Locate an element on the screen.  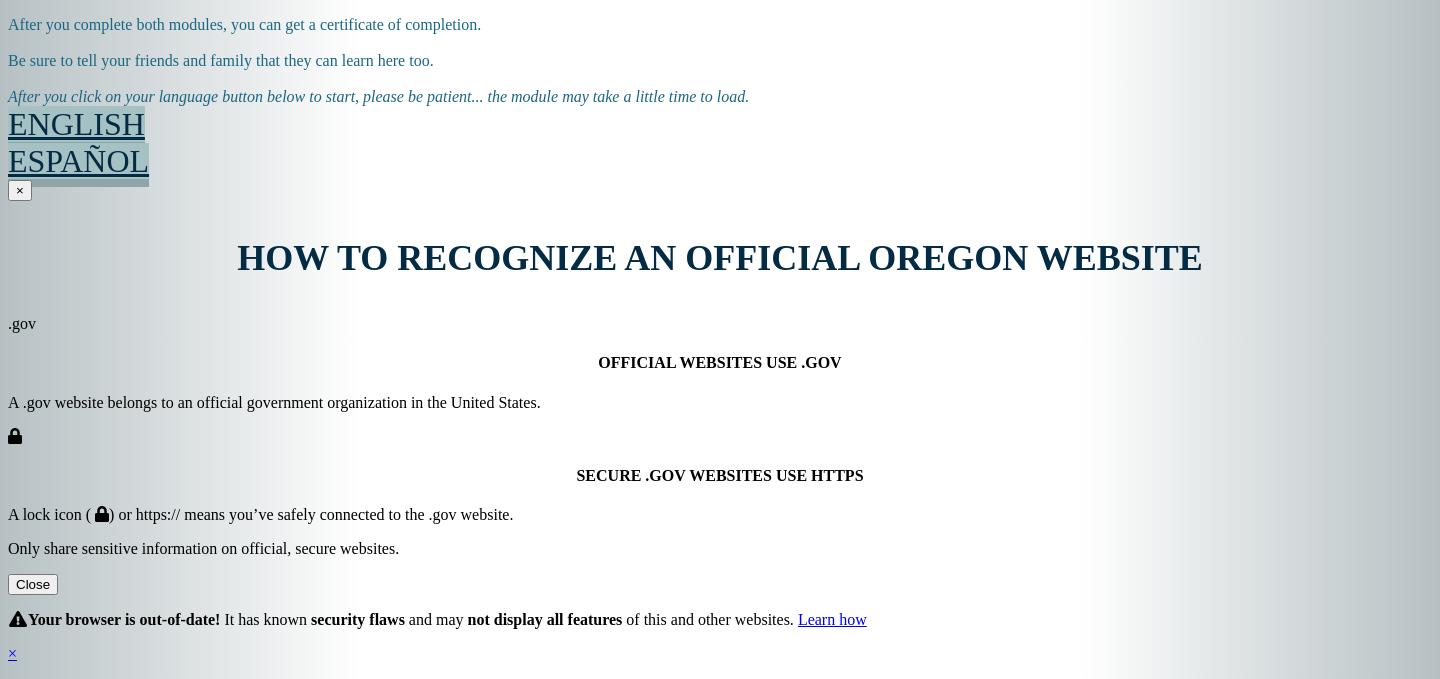
'fter you click on your language button below to start, please be patient... the module may take a little time to load.' is located at coordinates (15, 96).